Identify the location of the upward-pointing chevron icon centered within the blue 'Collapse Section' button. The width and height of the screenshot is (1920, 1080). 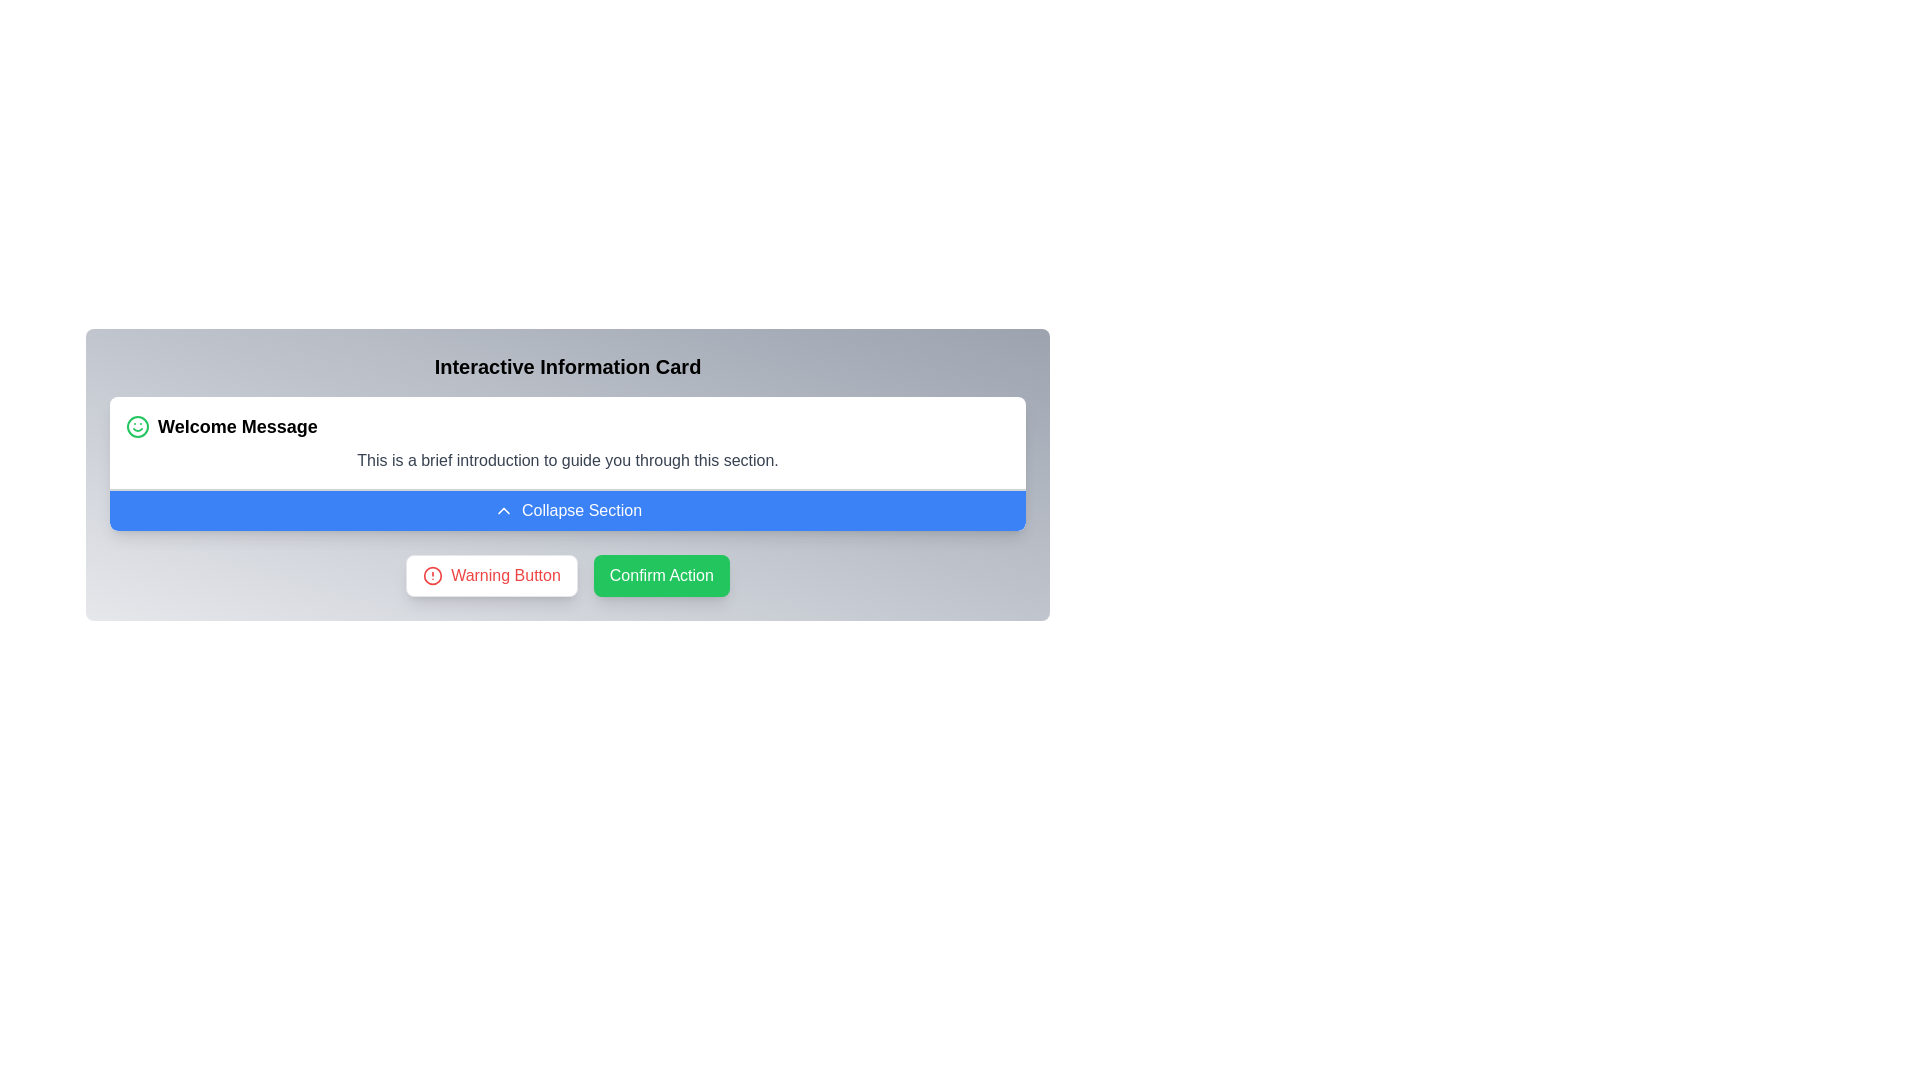
(504, 509).